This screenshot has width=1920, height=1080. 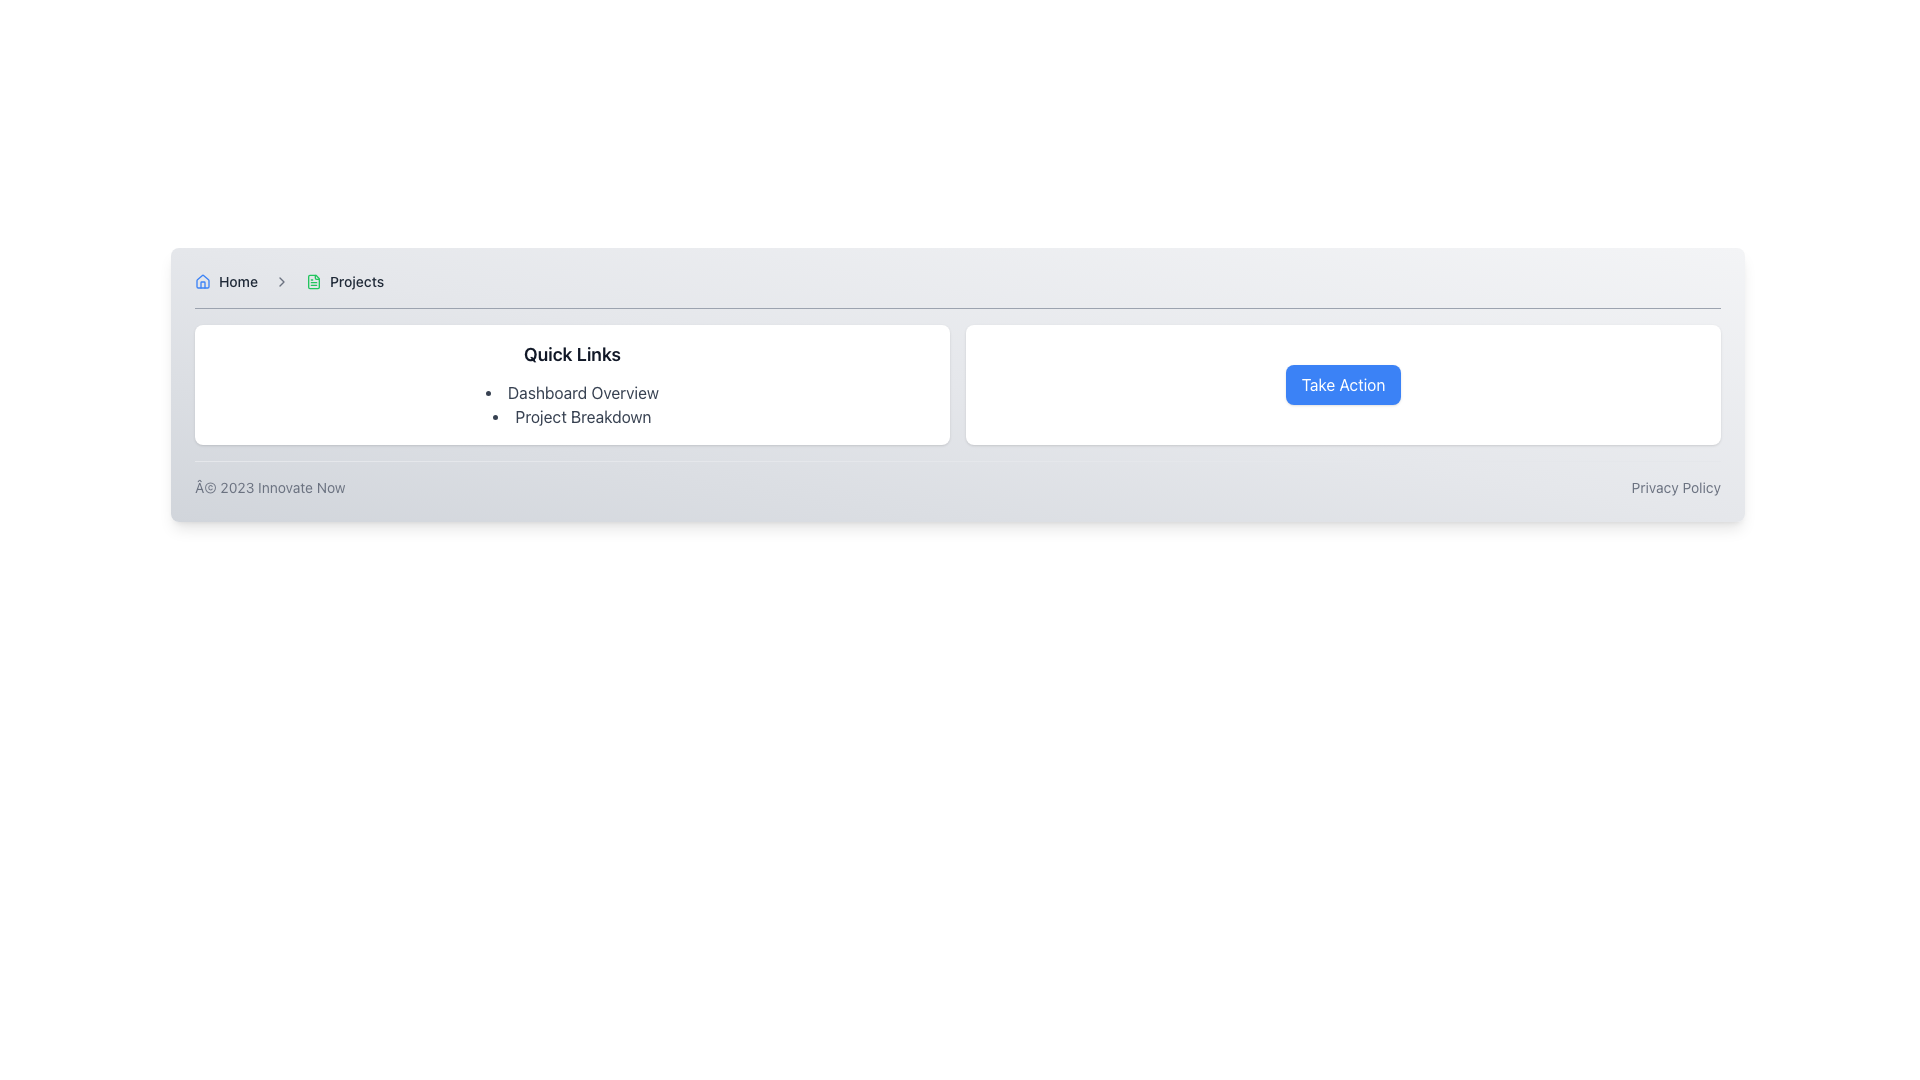 What do you see at coordinates (356, 281) in the screenshot?
I see `the 'Projects' text label located on the right side of the file-like icon in the top navigation section` at bounding box center [356, 281].